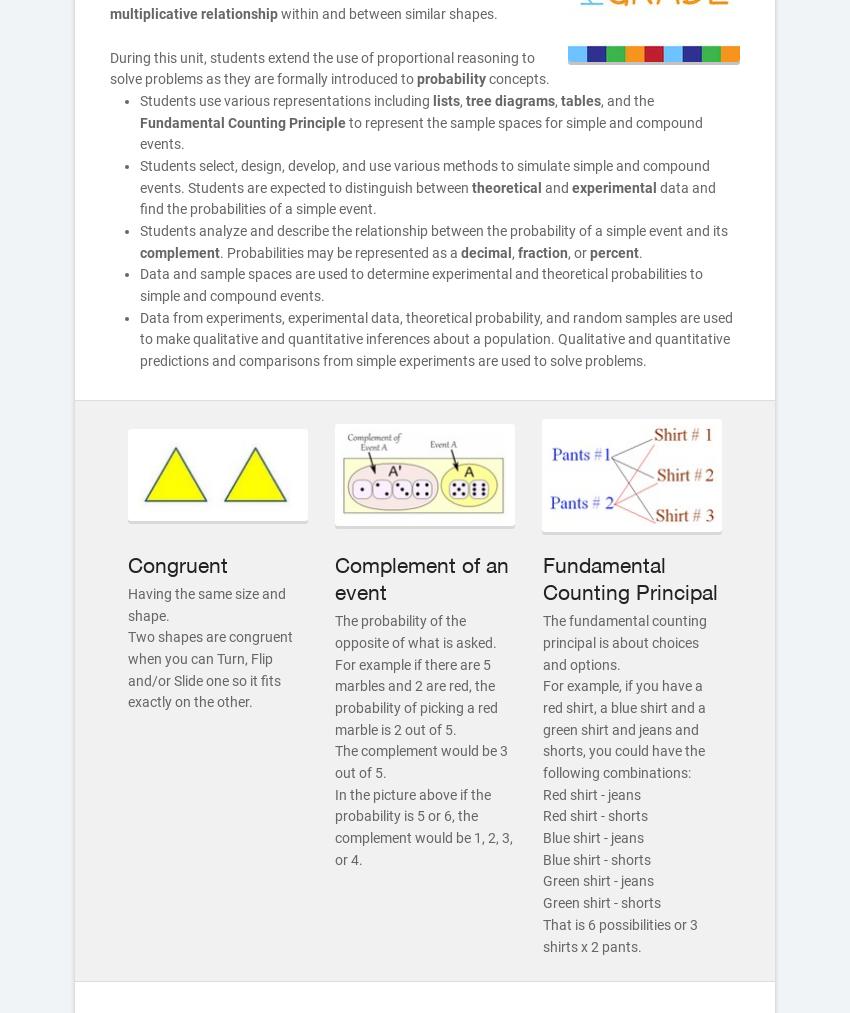 The width and height of the screenshot is (850, 1013). I want to click on 'Green shirt - shorts', so click(600, 901).